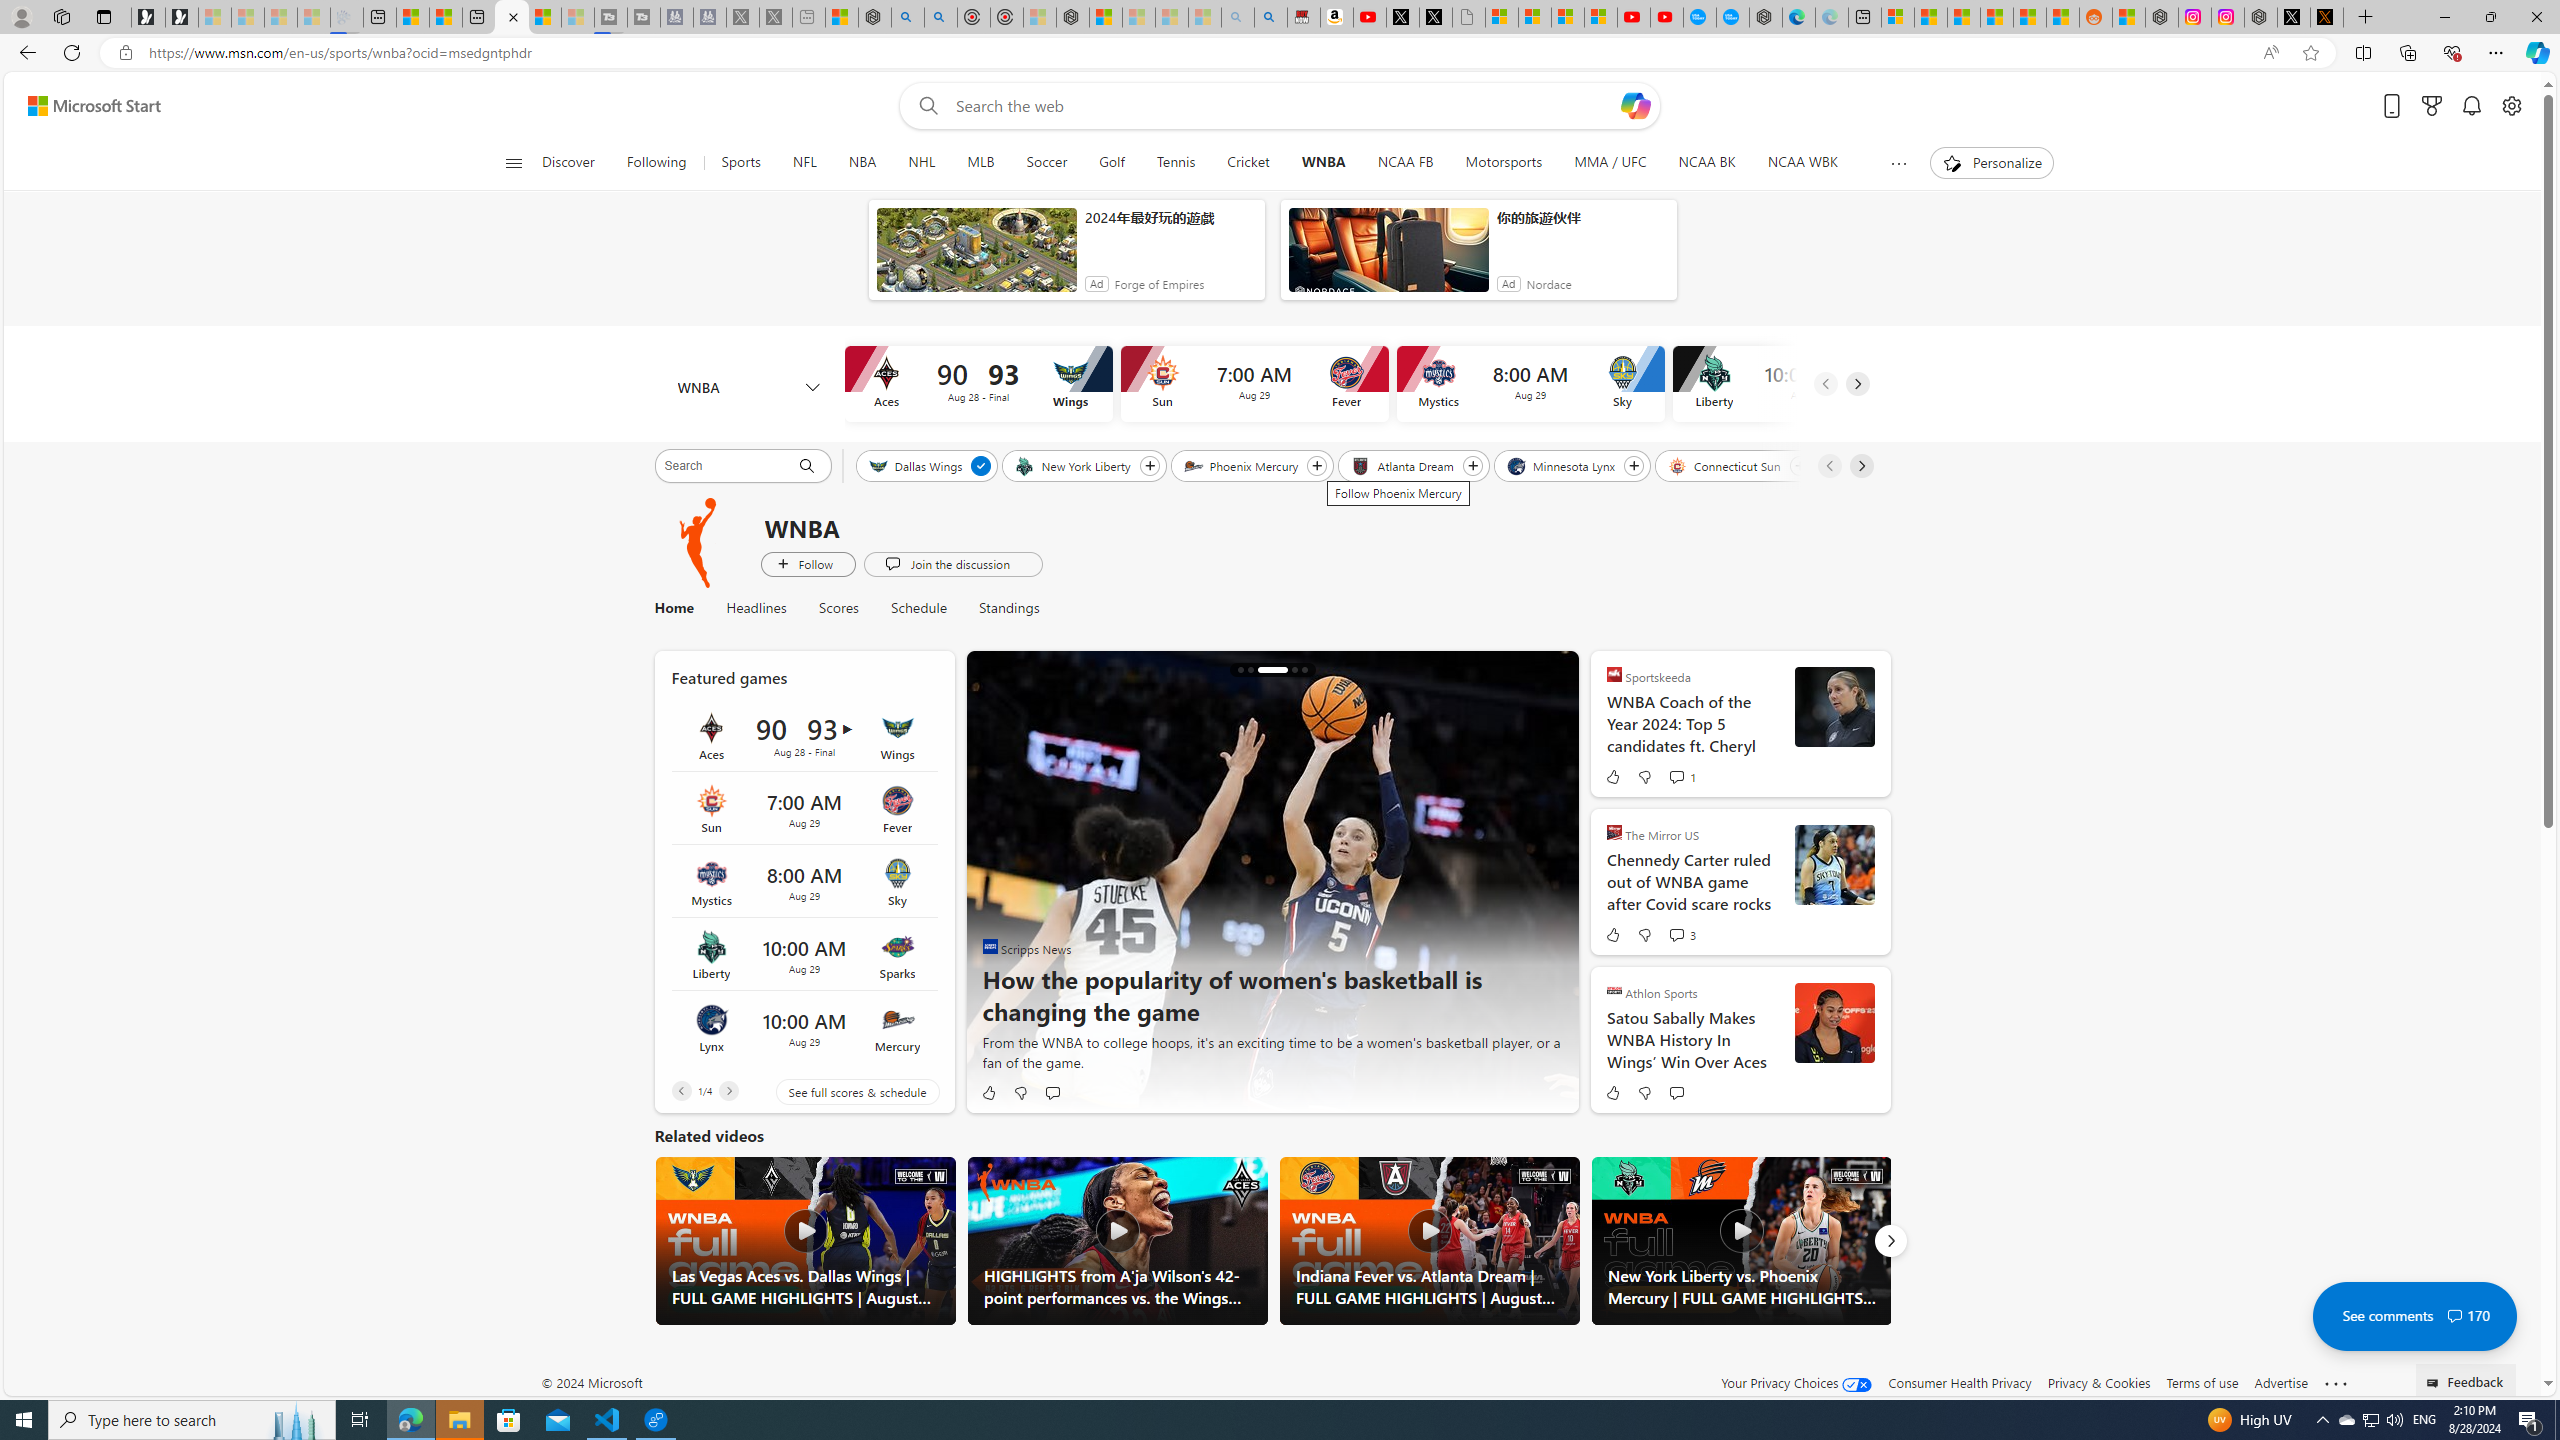 The height and width of the screenshot is (1440, 2560). I want to click on 'Cricket', so click(1247, 162).